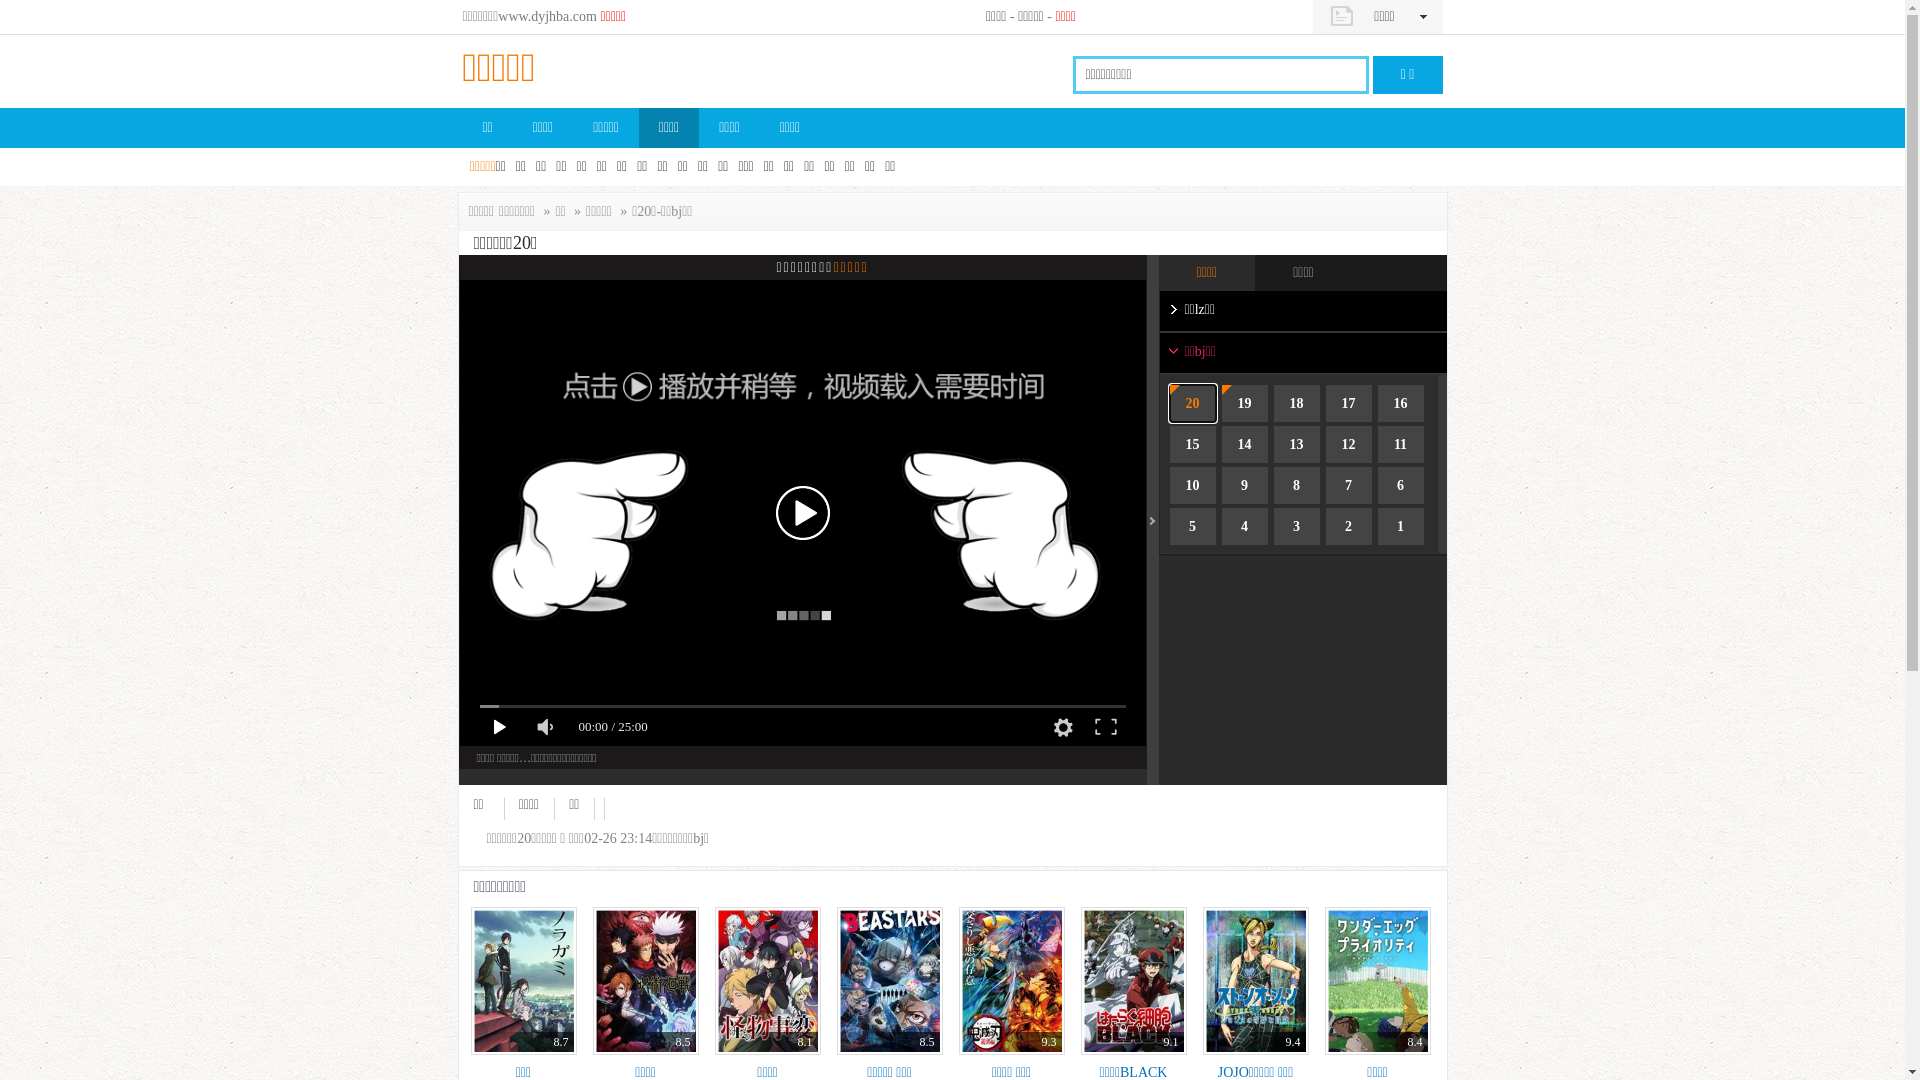 The image size is (1920, 1080). I want to click on '9.1', so click(1132, 979).